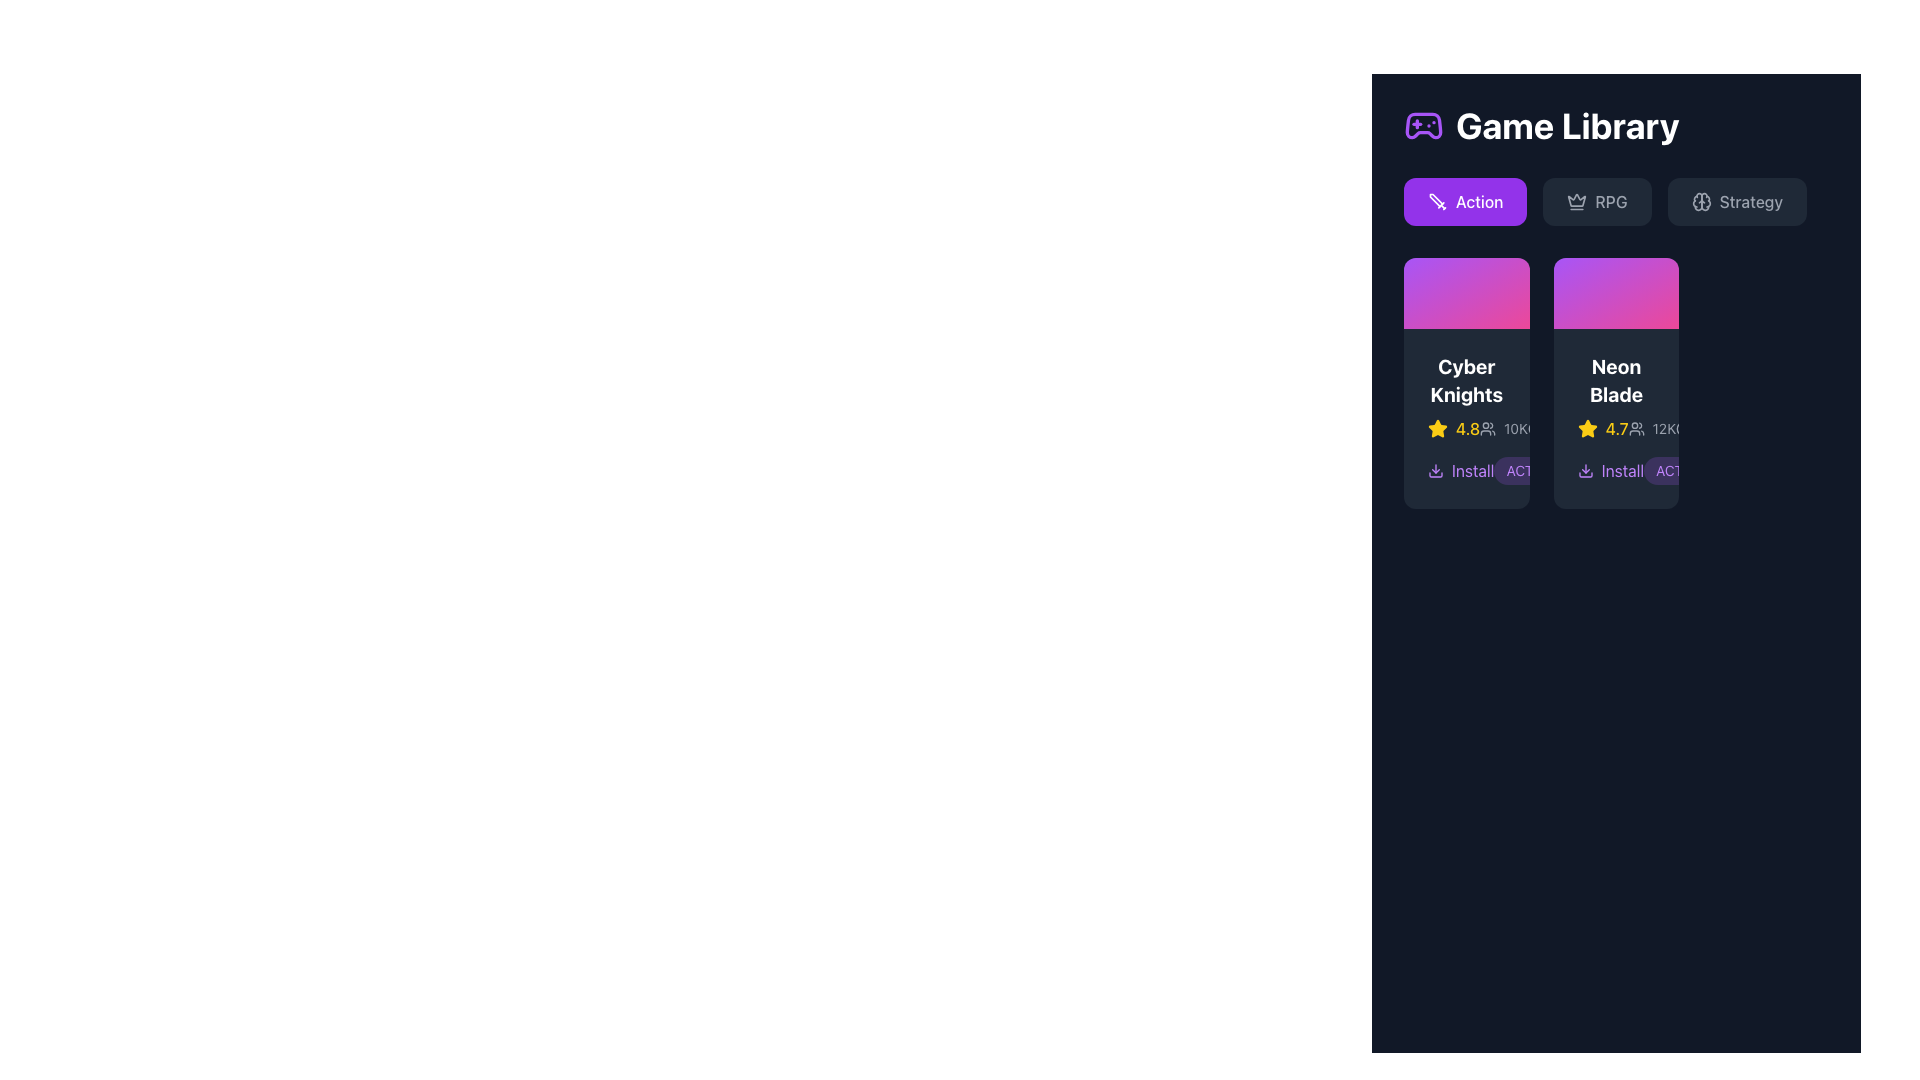 The image size is (1920, 1080). I want to click on the purple game controller icon located to the left of the 'Game Library' header at the top-left corner of the interface, so click(1423, 126).